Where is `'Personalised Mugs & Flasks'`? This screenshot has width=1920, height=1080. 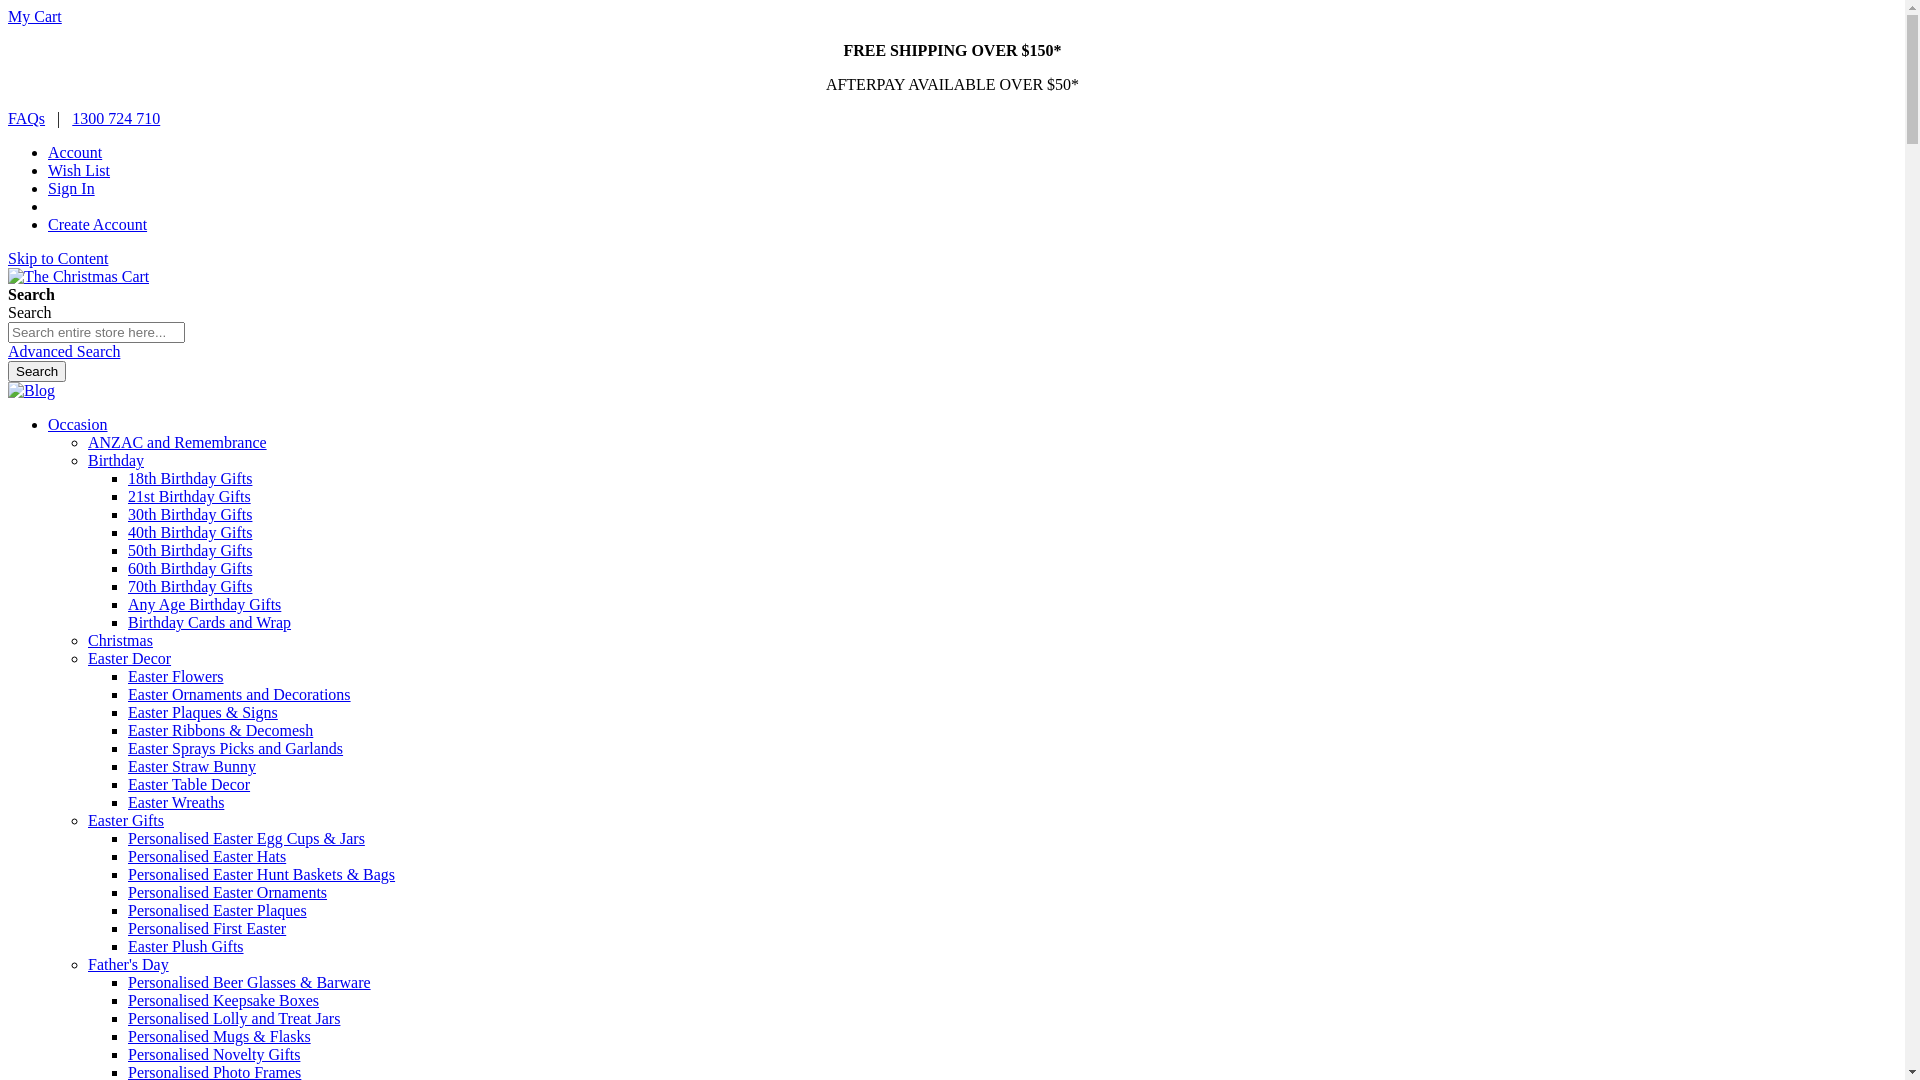
'Personalised Mugs & Flasks' is located at coordinates (219, 1035).